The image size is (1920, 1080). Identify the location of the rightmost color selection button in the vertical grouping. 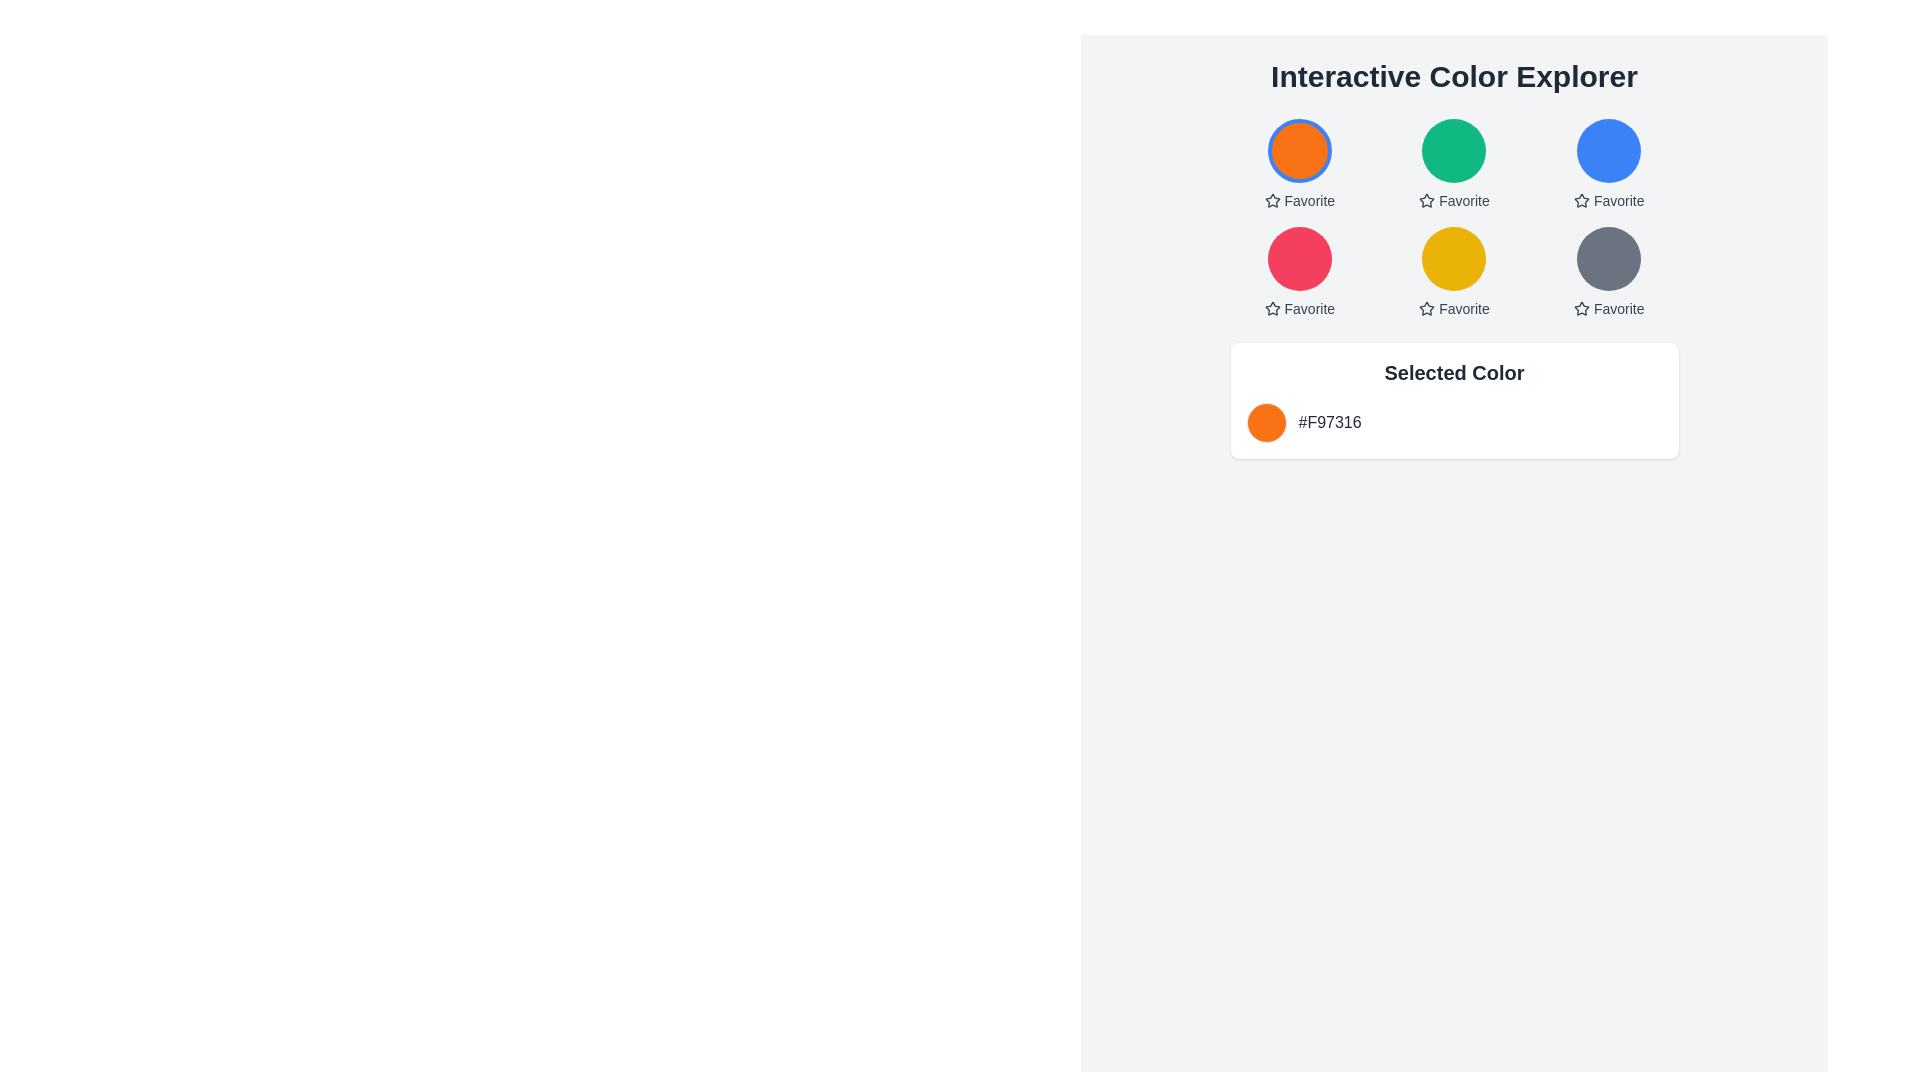
(1609, 257).